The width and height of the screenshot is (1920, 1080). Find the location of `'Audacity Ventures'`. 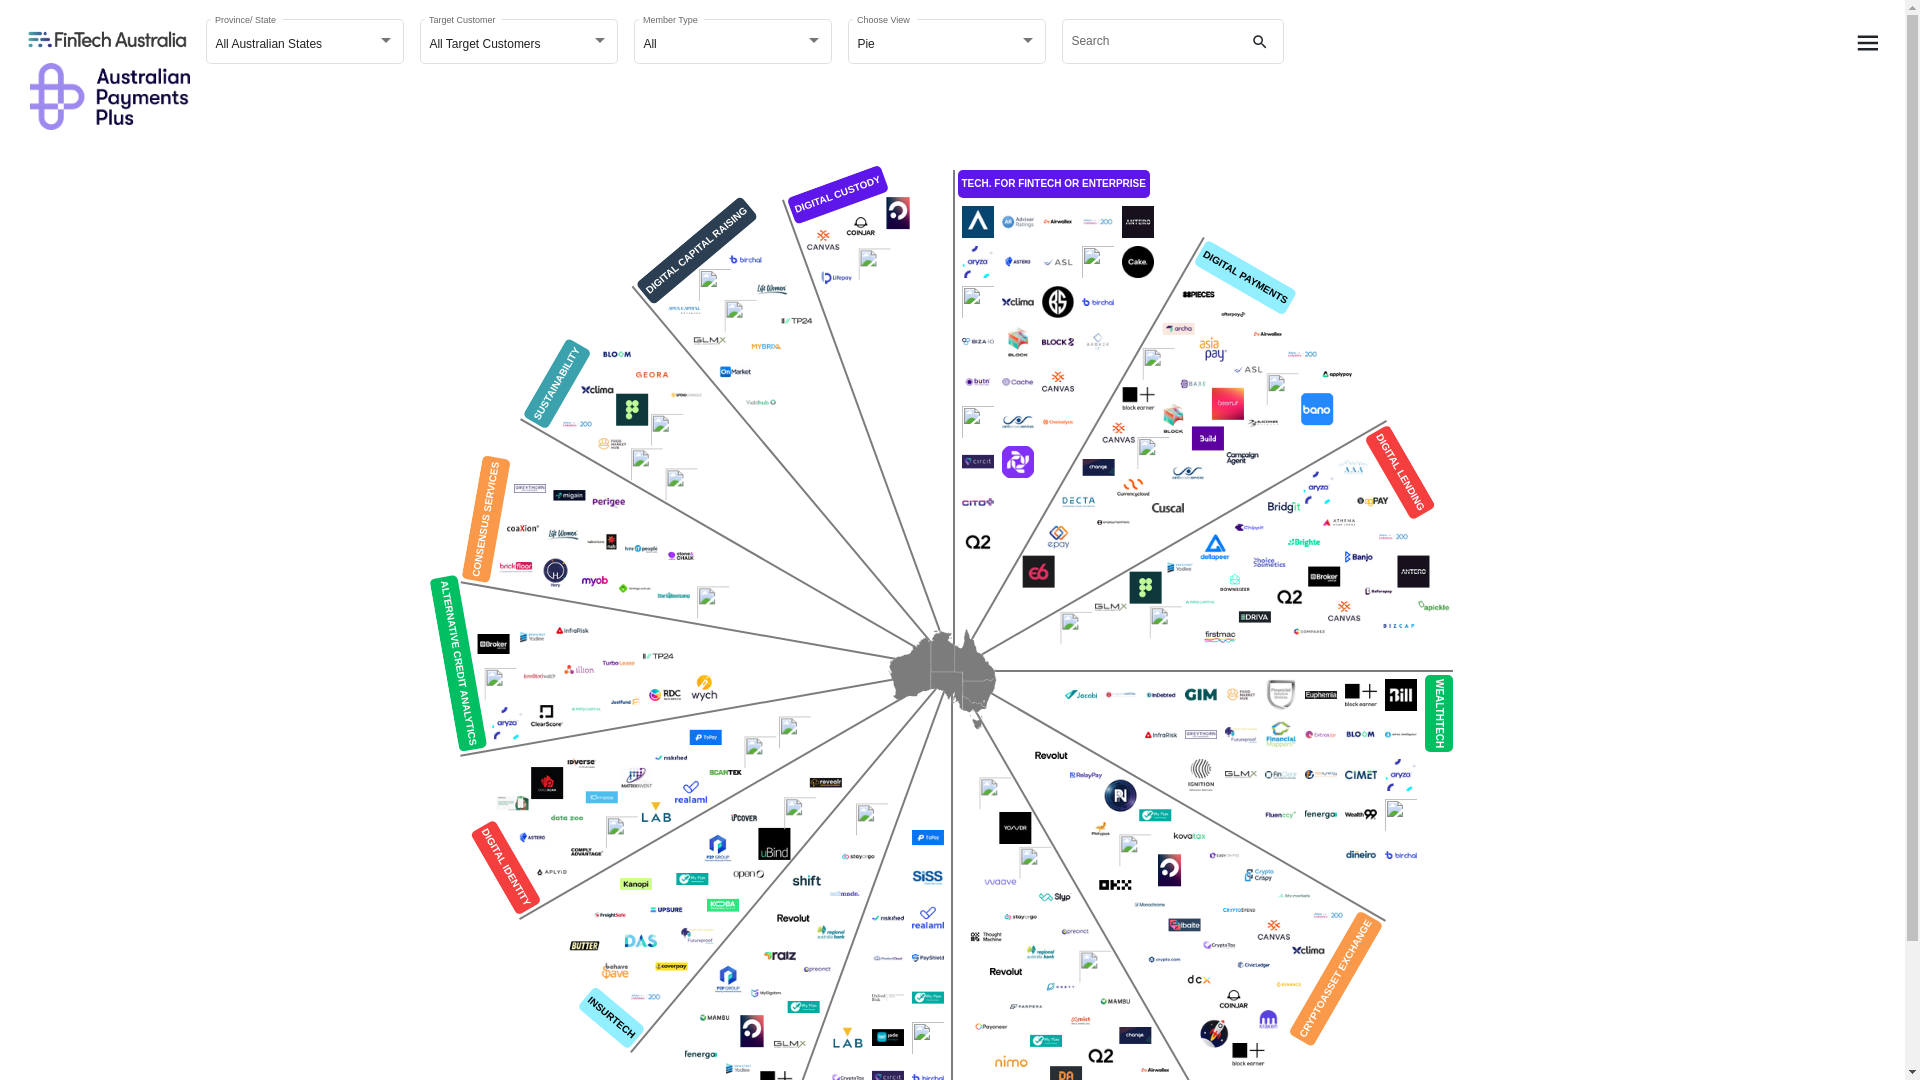

'Audacity Ventures' is located at coordinates (714, 285).